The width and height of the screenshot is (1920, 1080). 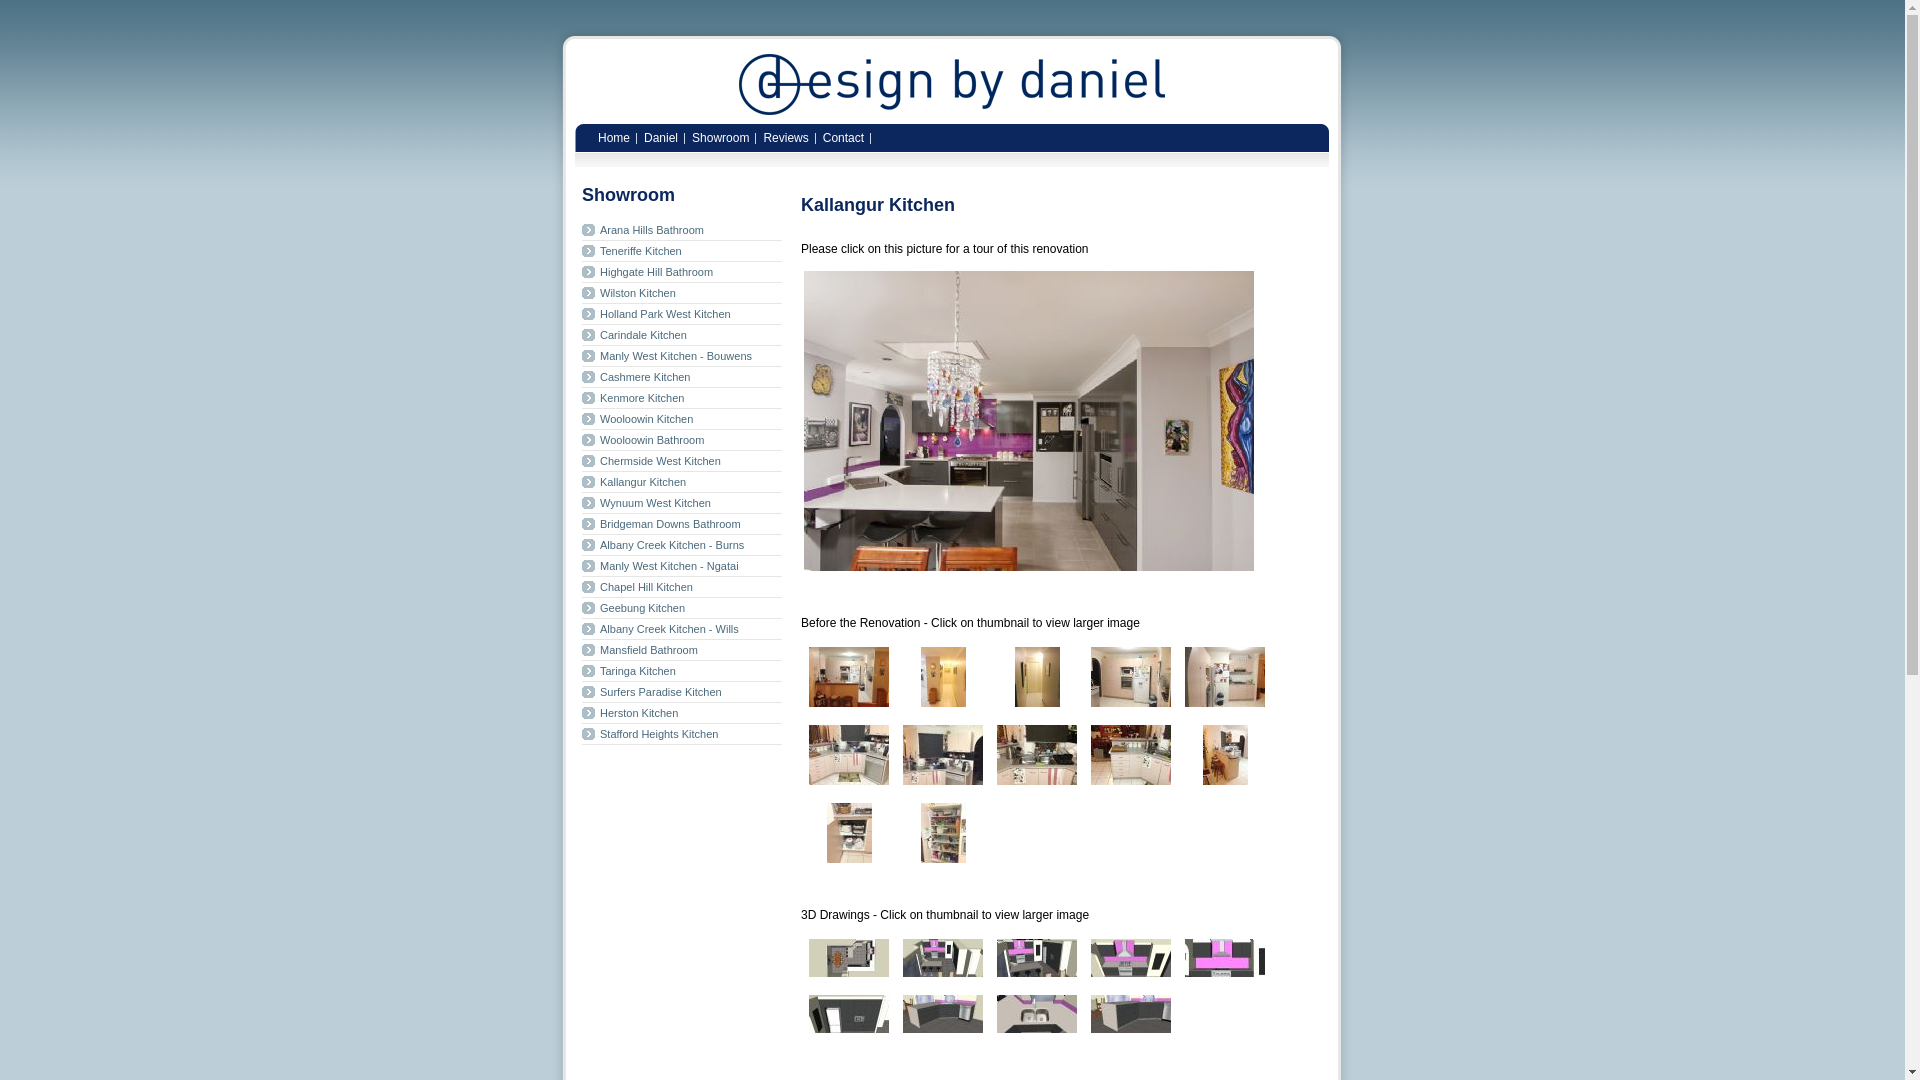 I want to click on 'Cashmere Kitchen', so click(x=681, y=377).